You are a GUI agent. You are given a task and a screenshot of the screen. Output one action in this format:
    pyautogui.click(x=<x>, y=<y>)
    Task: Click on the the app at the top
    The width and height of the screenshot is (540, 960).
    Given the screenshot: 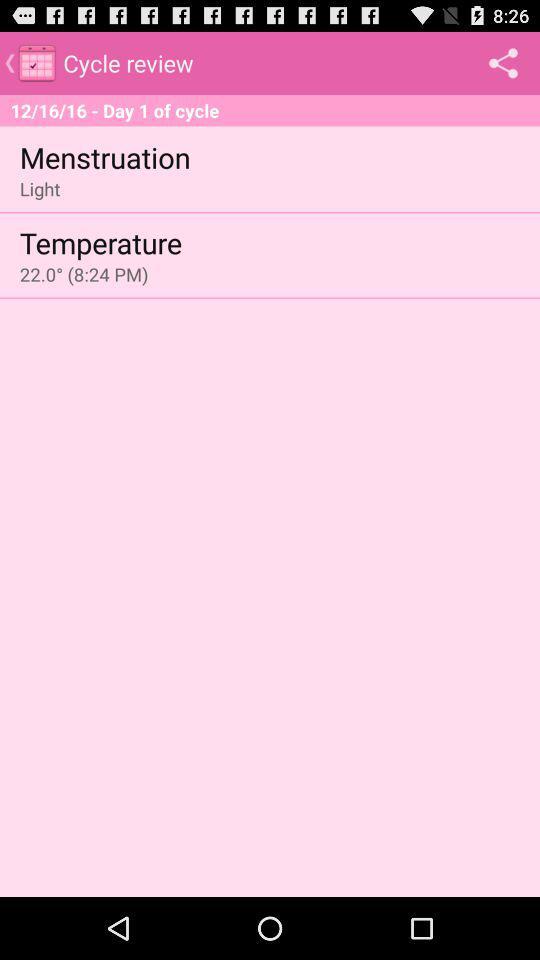 What is the action you would take?
    pyautogui.click(x=270, y=110)
    